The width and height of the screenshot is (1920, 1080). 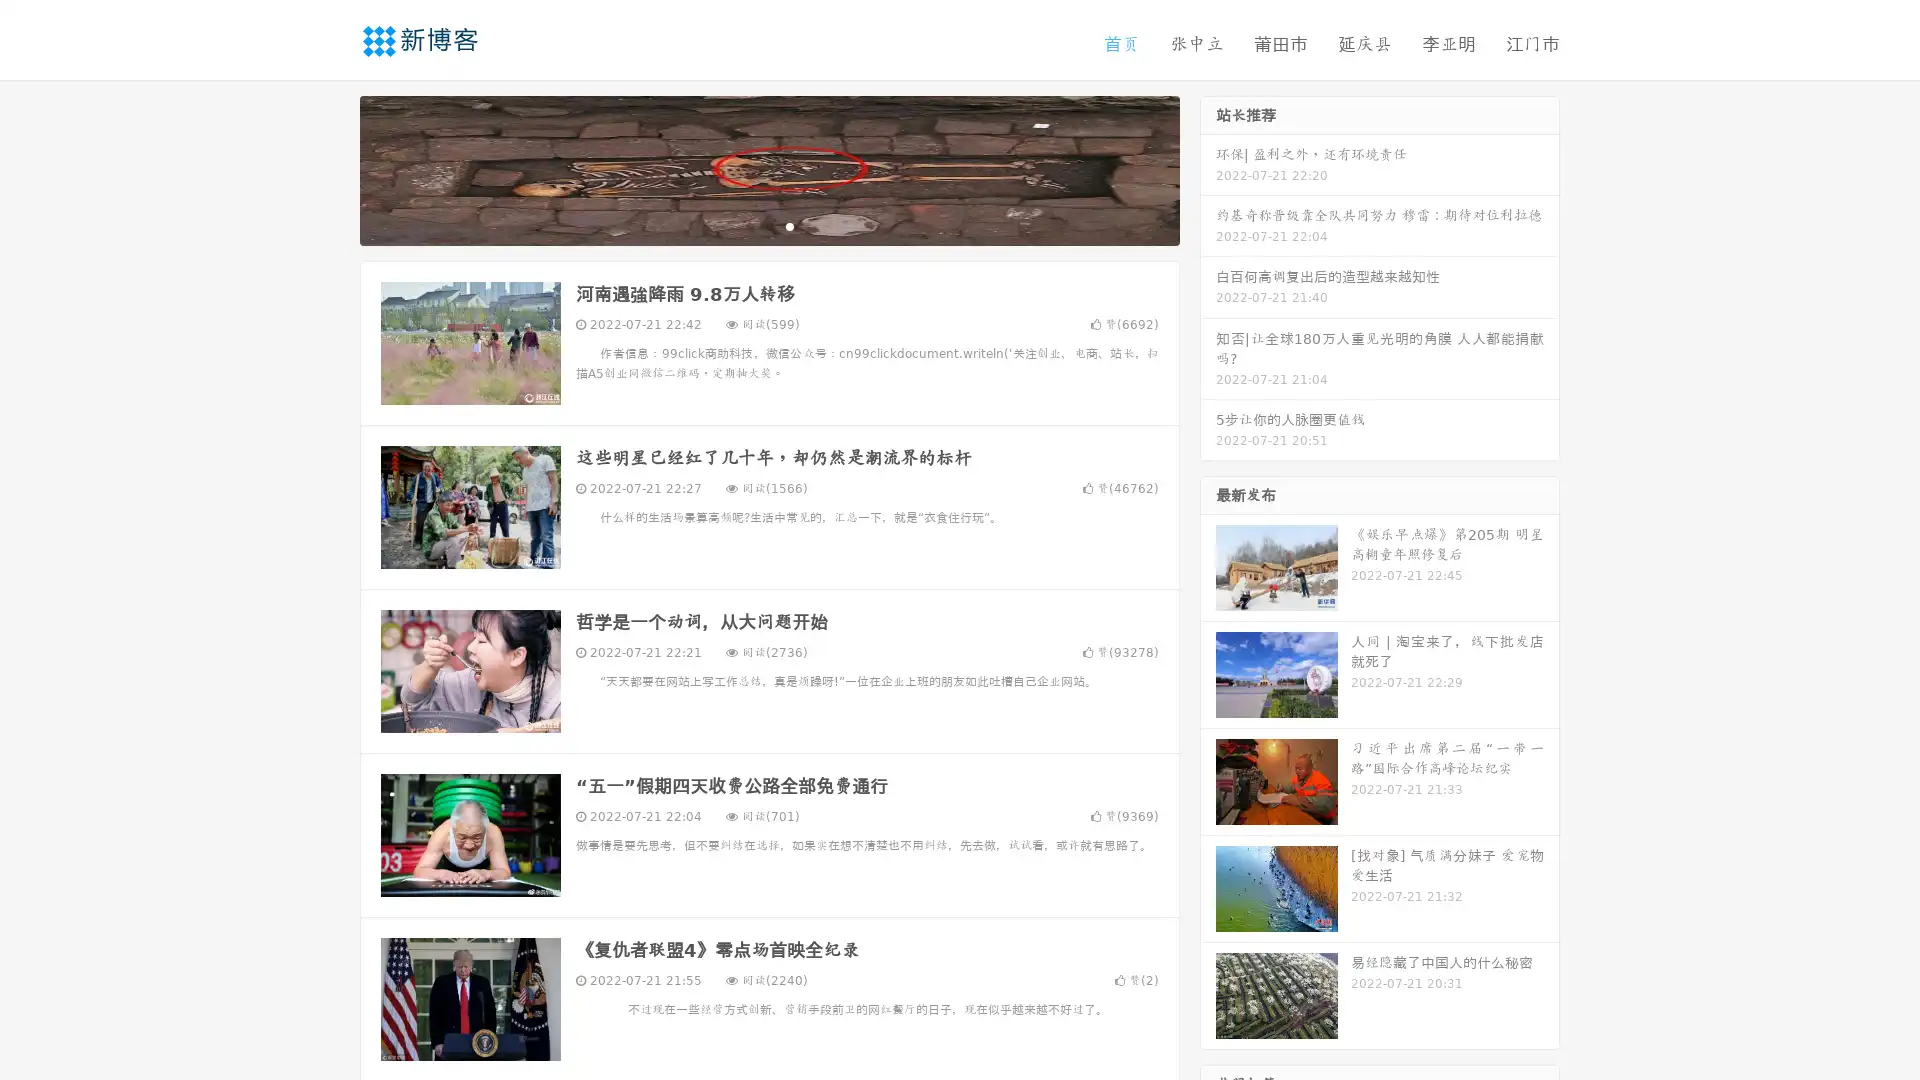 I want to click on Go to slide 2, so click(x=768, y=225).